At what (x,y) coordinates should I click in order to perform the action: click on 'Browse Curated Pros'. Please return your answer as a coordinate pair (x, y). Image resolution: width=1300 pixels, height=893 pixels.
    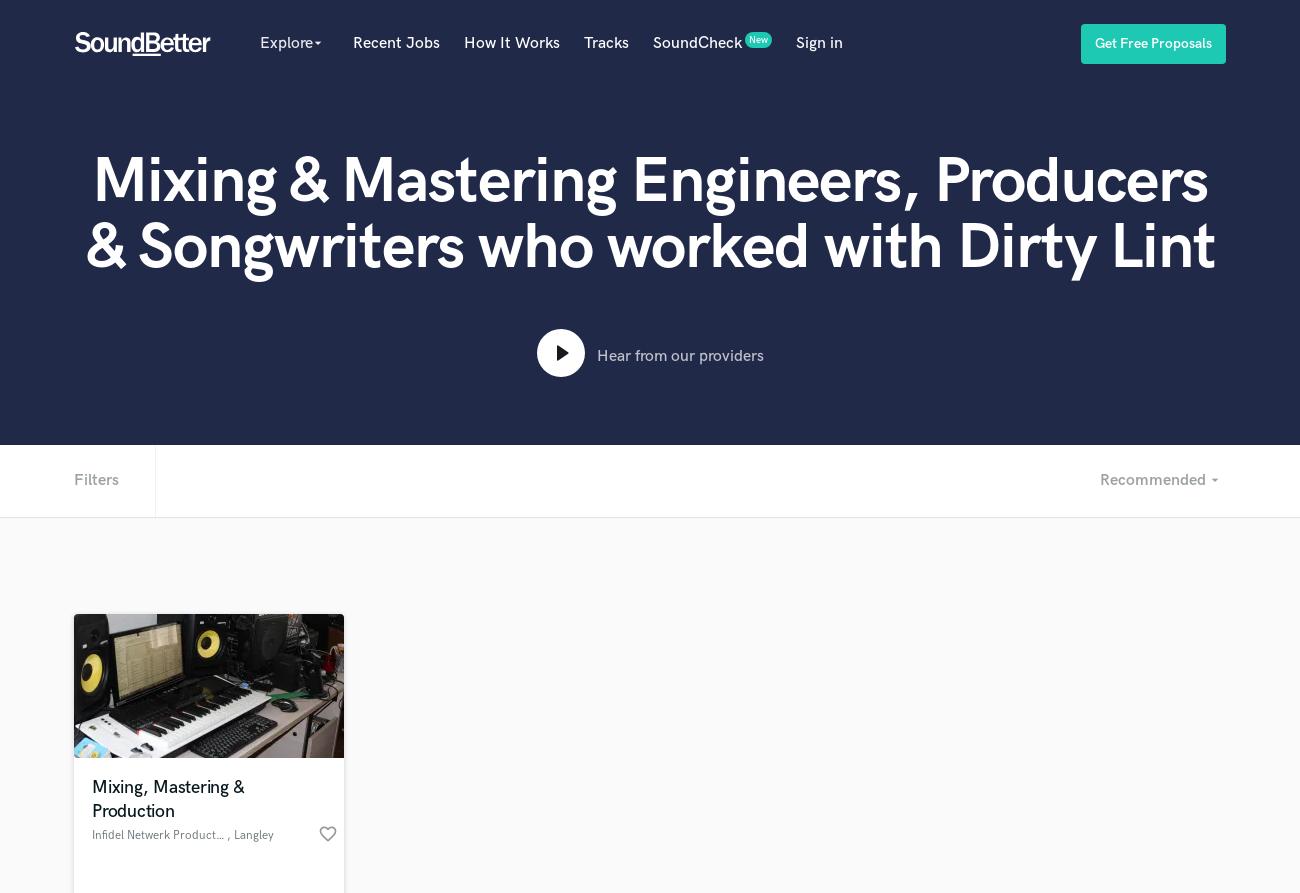
    Looking at the image, I should click on (299, 620).